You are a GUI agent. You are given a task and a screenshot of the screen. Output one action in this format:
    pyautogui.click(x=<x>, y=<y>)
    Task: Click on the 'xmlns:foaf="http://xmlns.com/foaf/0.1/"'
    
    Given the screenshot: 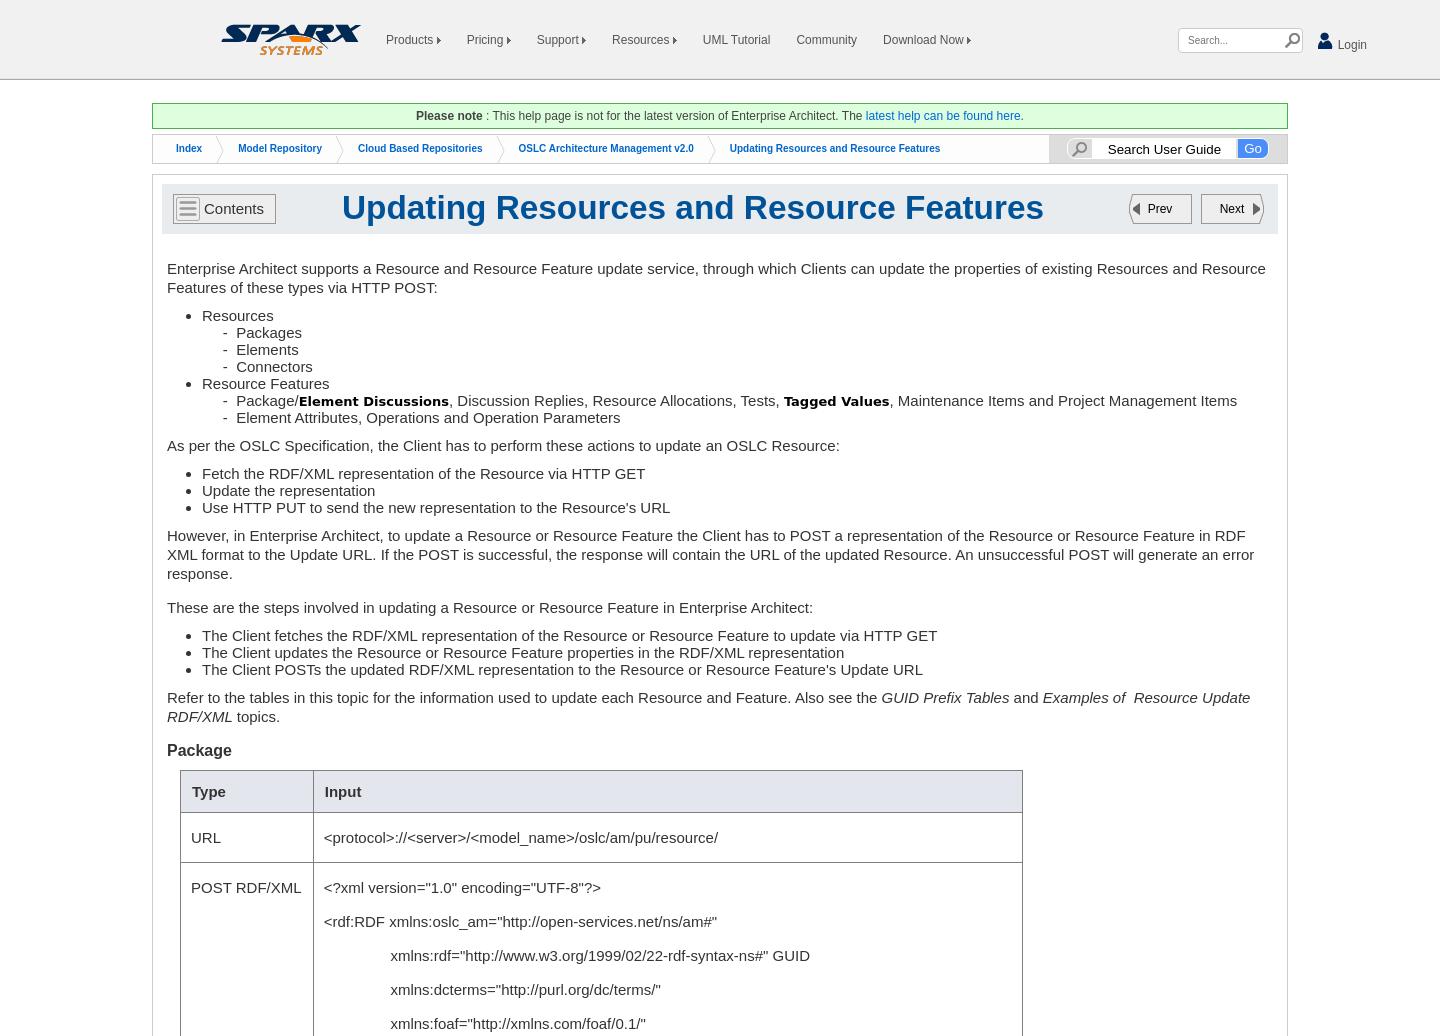 What is the action you would take?
    pyautogui.click(x=482, y=1023)
    